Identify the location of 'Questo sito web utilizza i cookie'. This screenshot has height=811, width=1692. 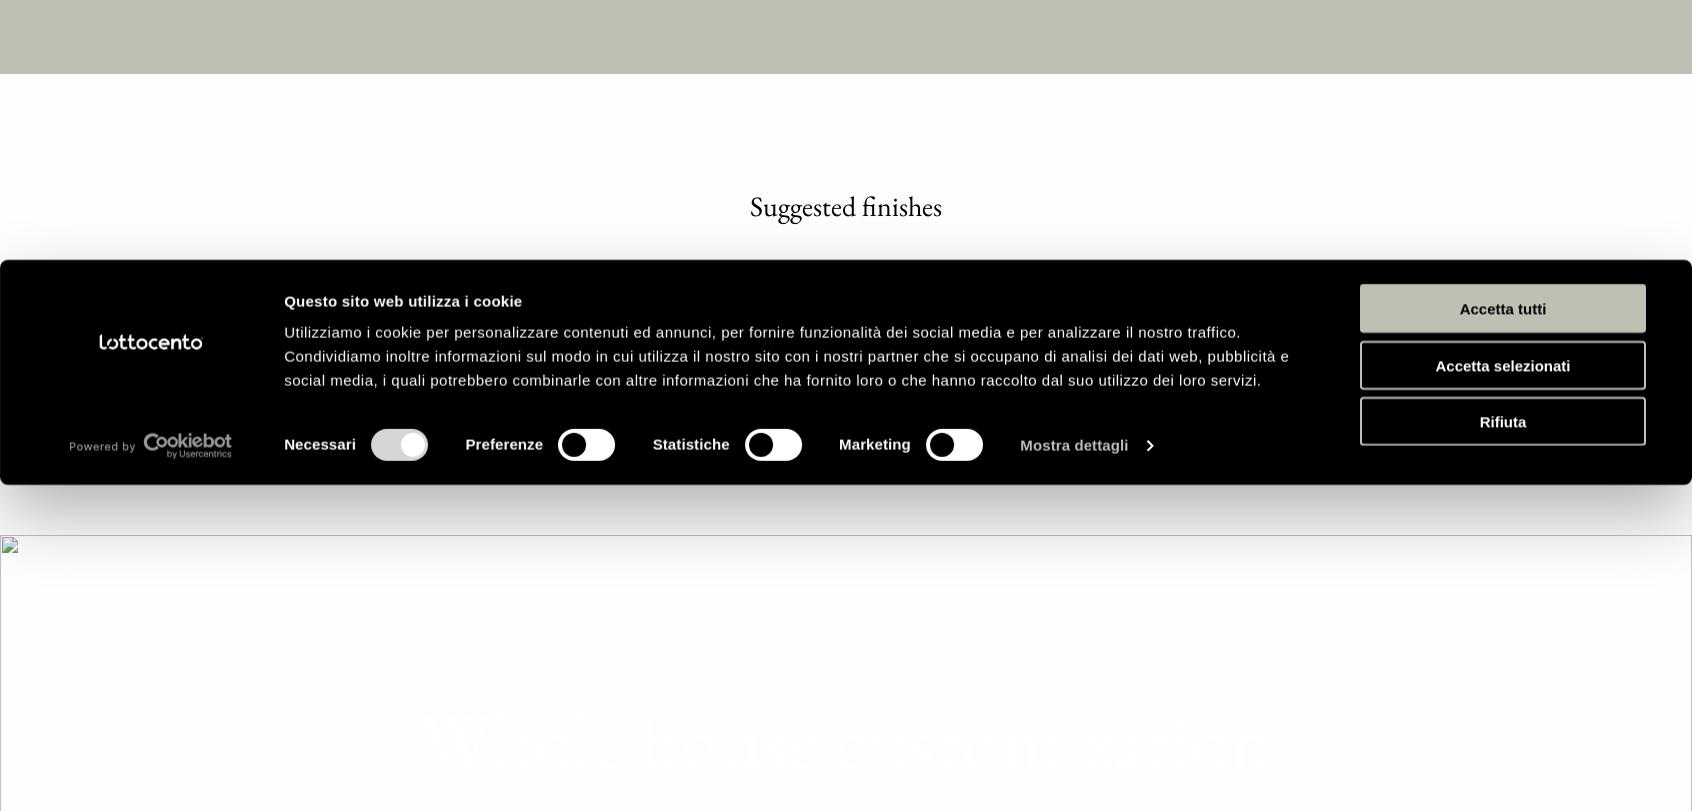
(403, 193).